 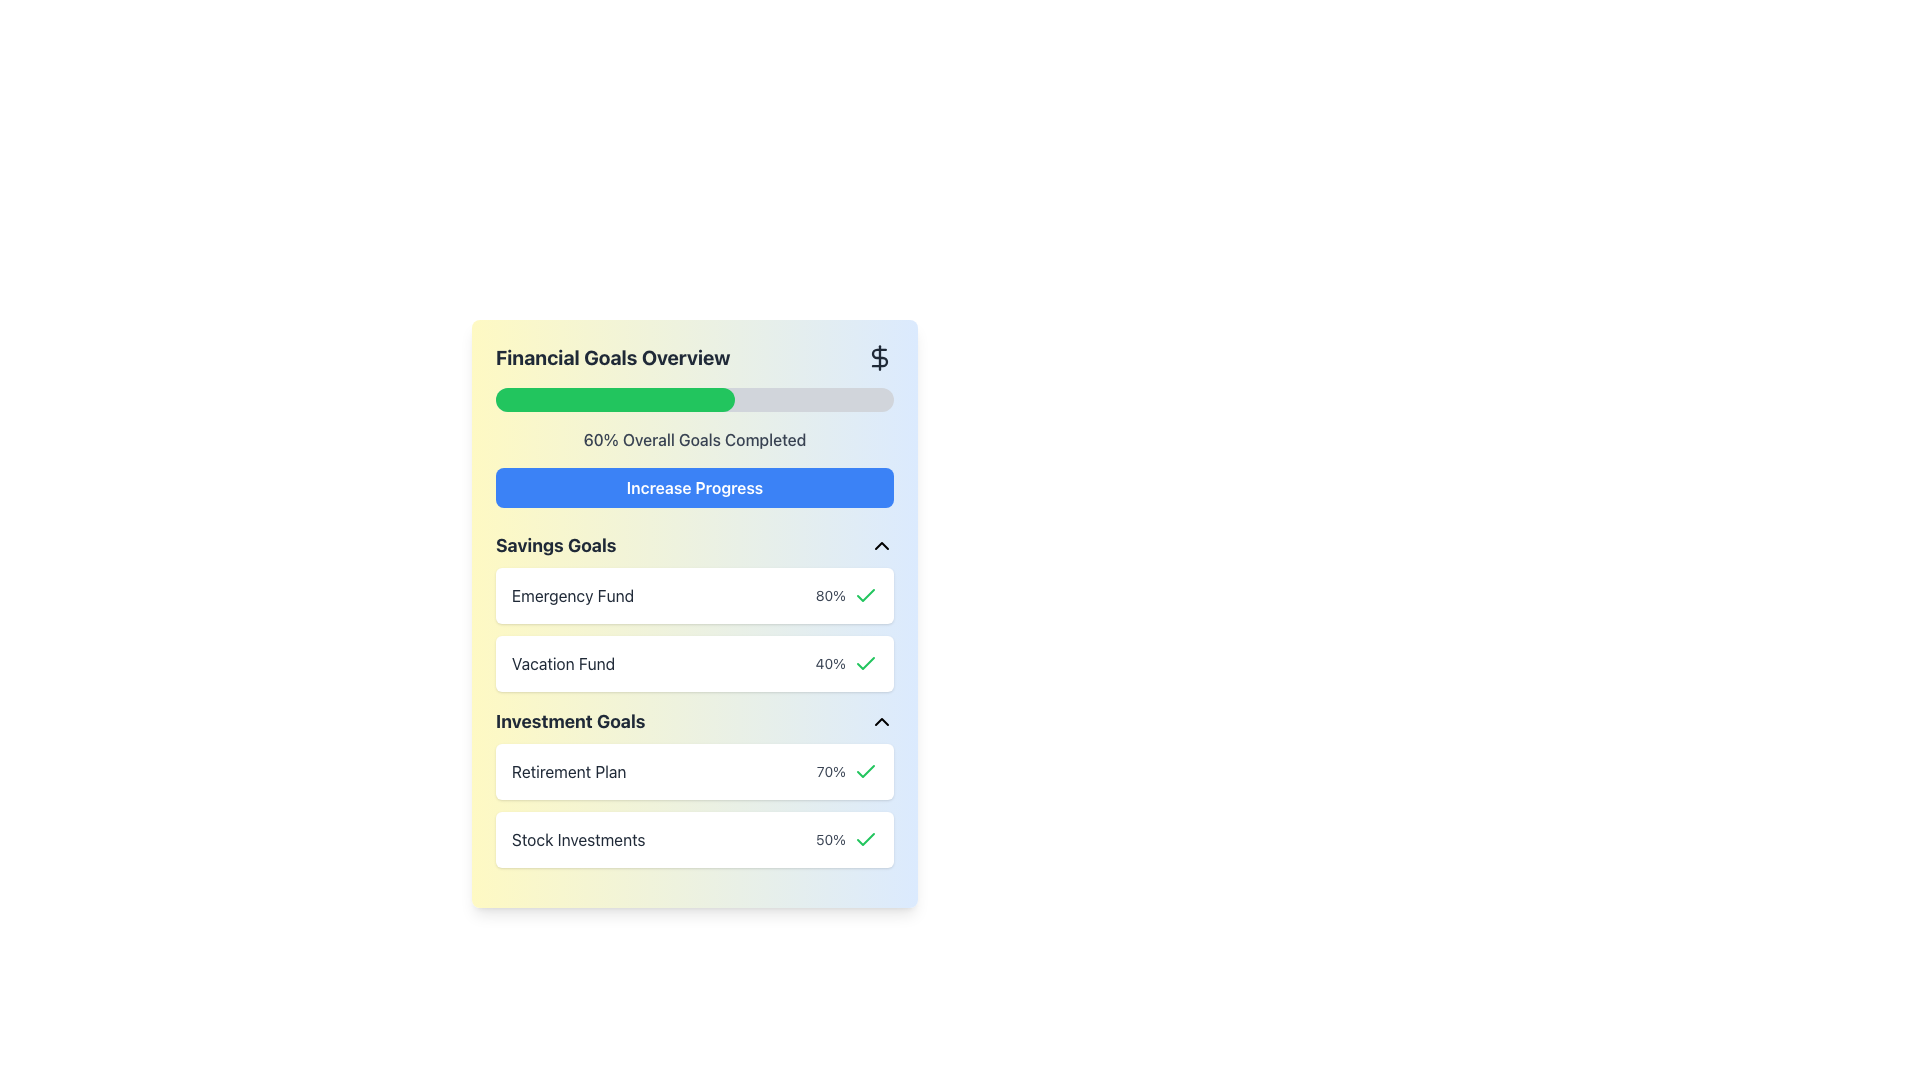 I want to click on the upward-pointing chevron icon located at the top-right of the 'Savings Goals' header section, so click(x=881, y=546).